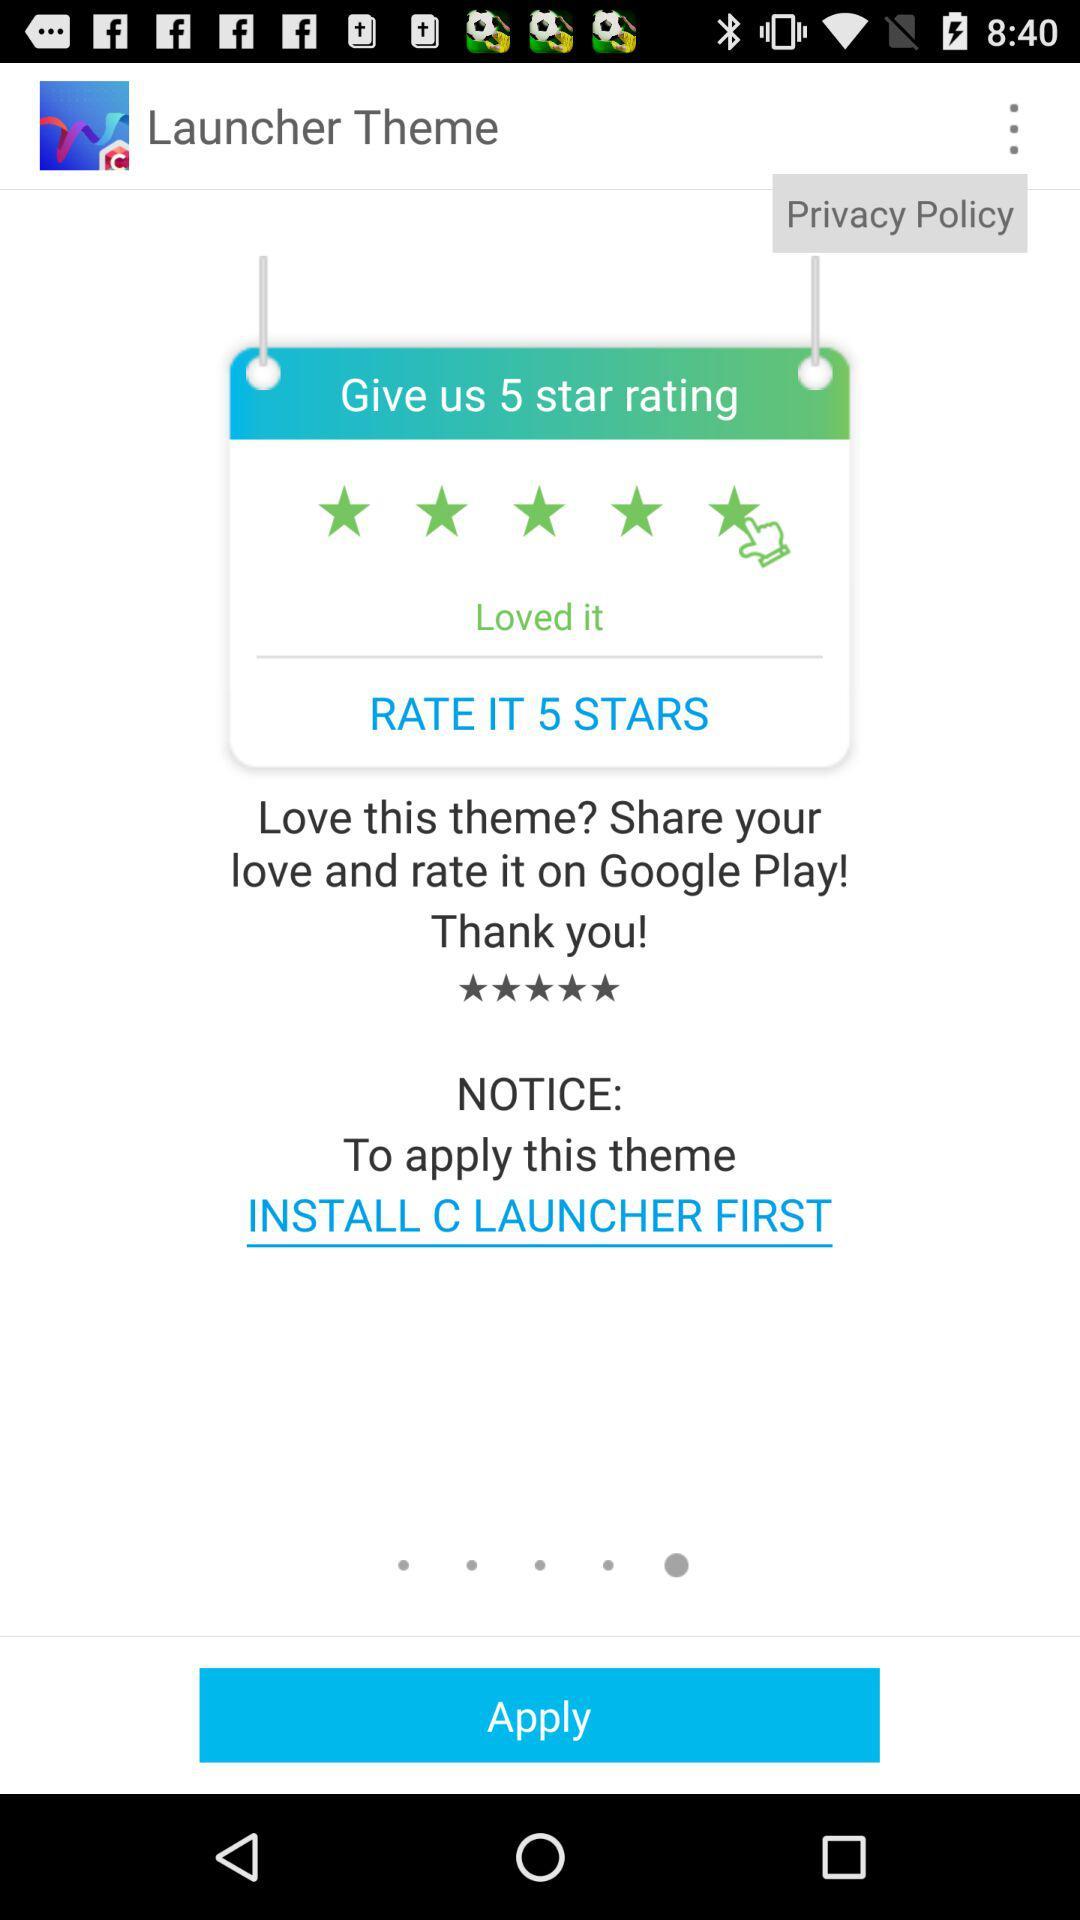 Image resolution: width=1080 pixels, height=1920 pixels. I want to click on icon to the right of launcher theme app, so click(898, 213).